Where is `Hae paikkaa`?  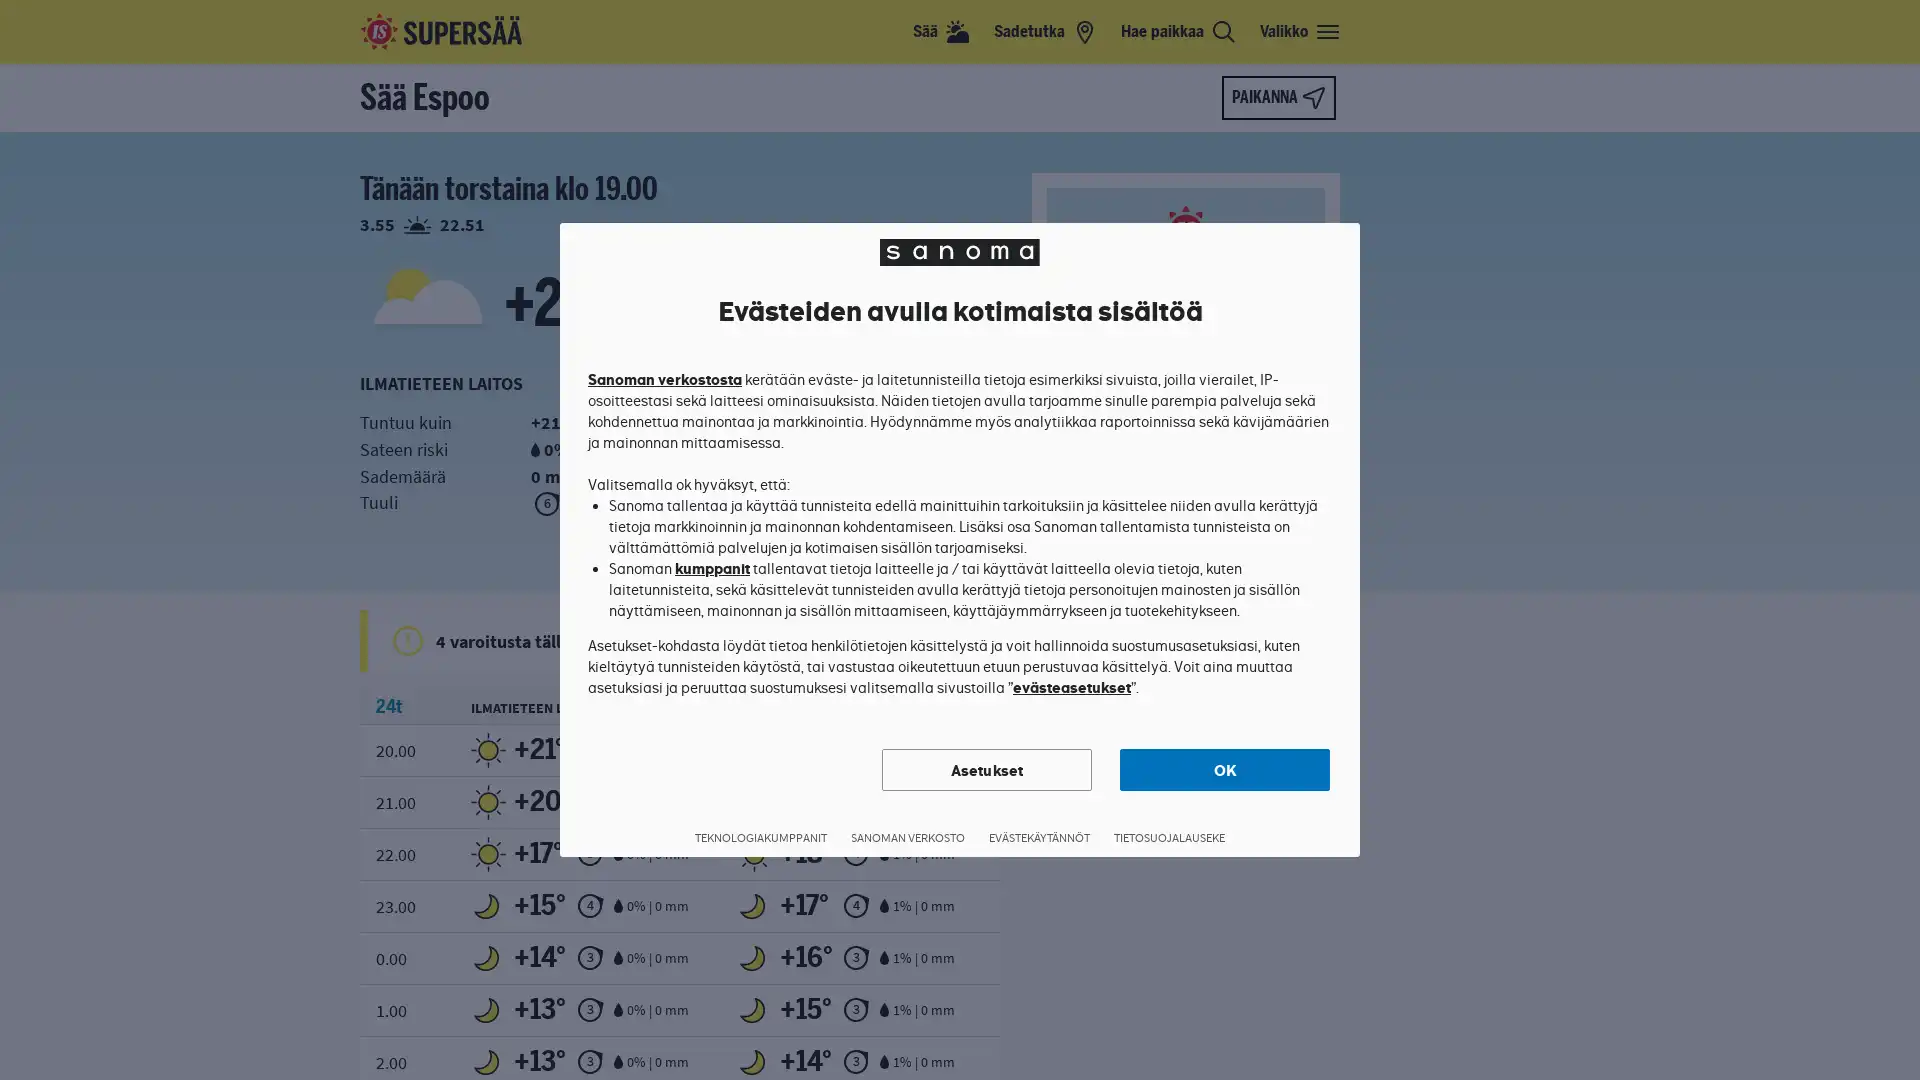
Hae paikkaa is located at coordinates (1178, 31).